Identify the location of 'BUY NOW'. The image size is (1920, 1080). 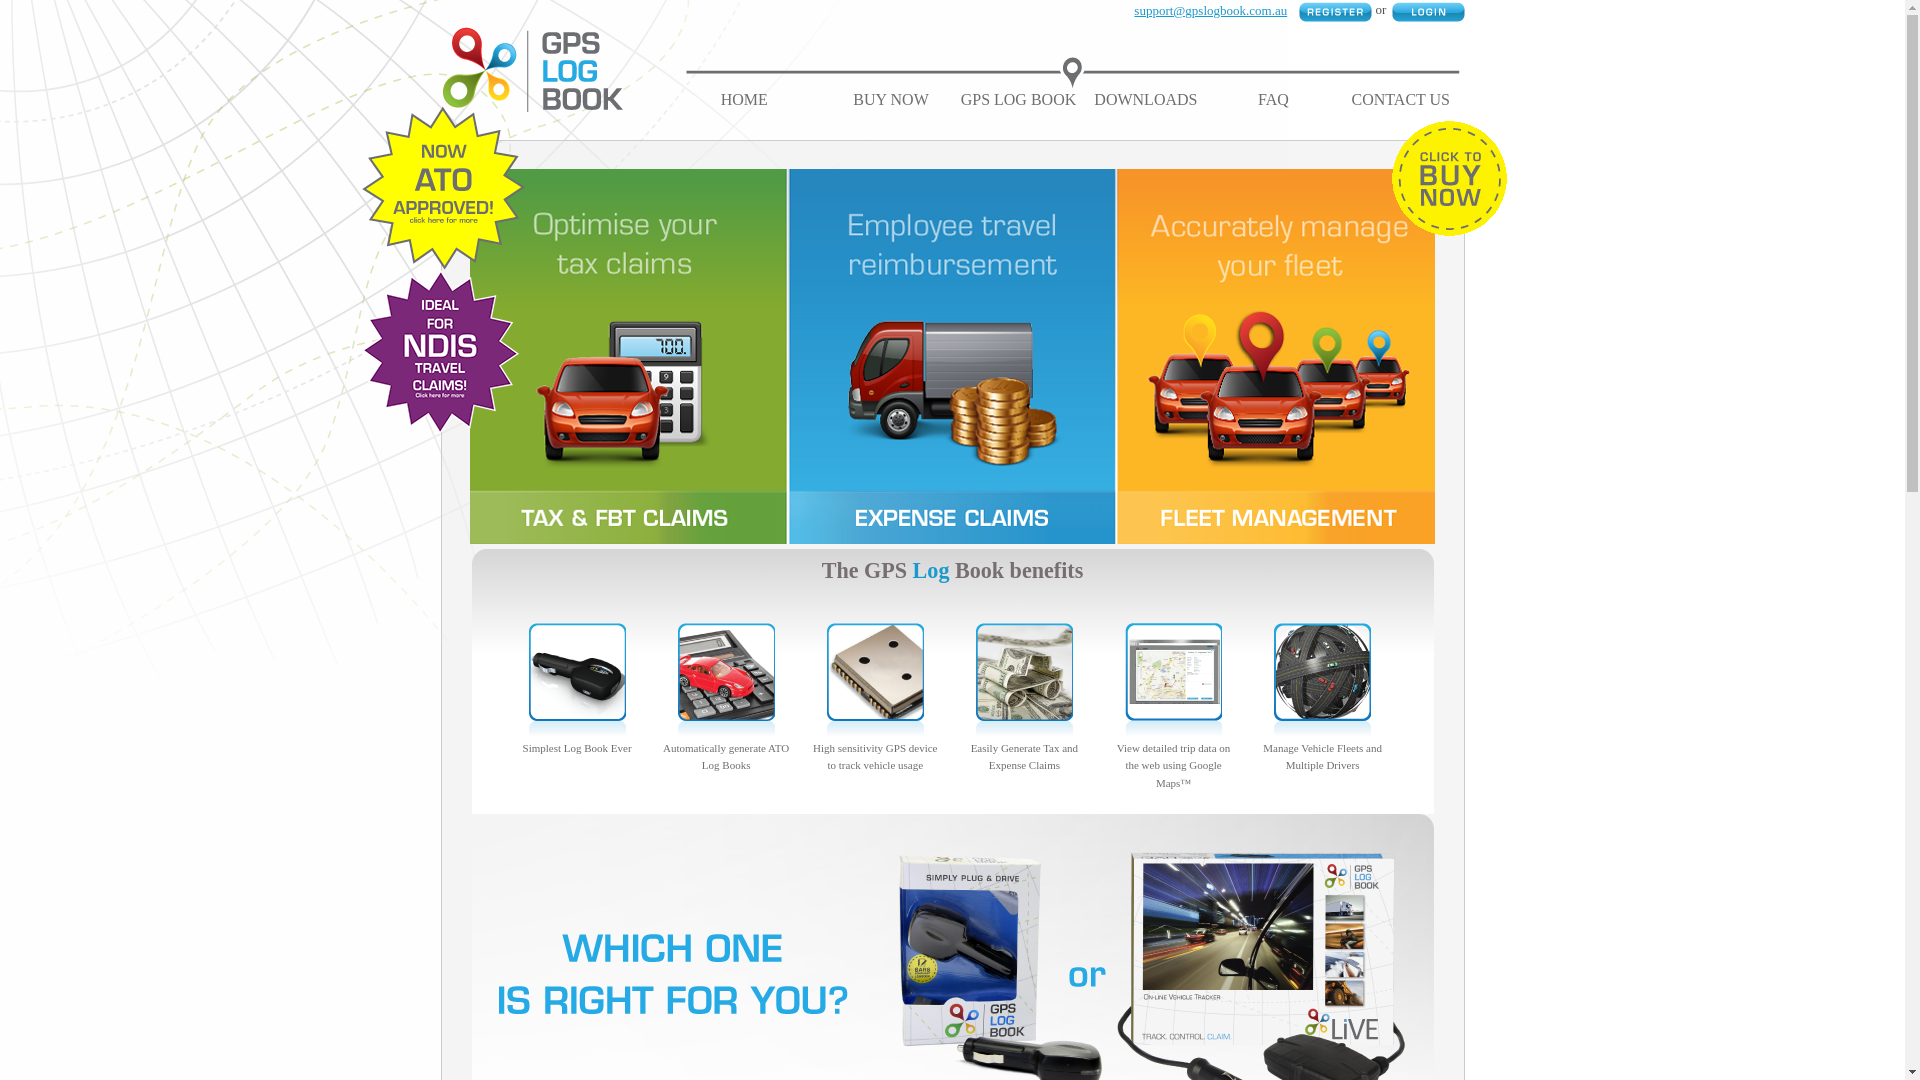
(853, 99).